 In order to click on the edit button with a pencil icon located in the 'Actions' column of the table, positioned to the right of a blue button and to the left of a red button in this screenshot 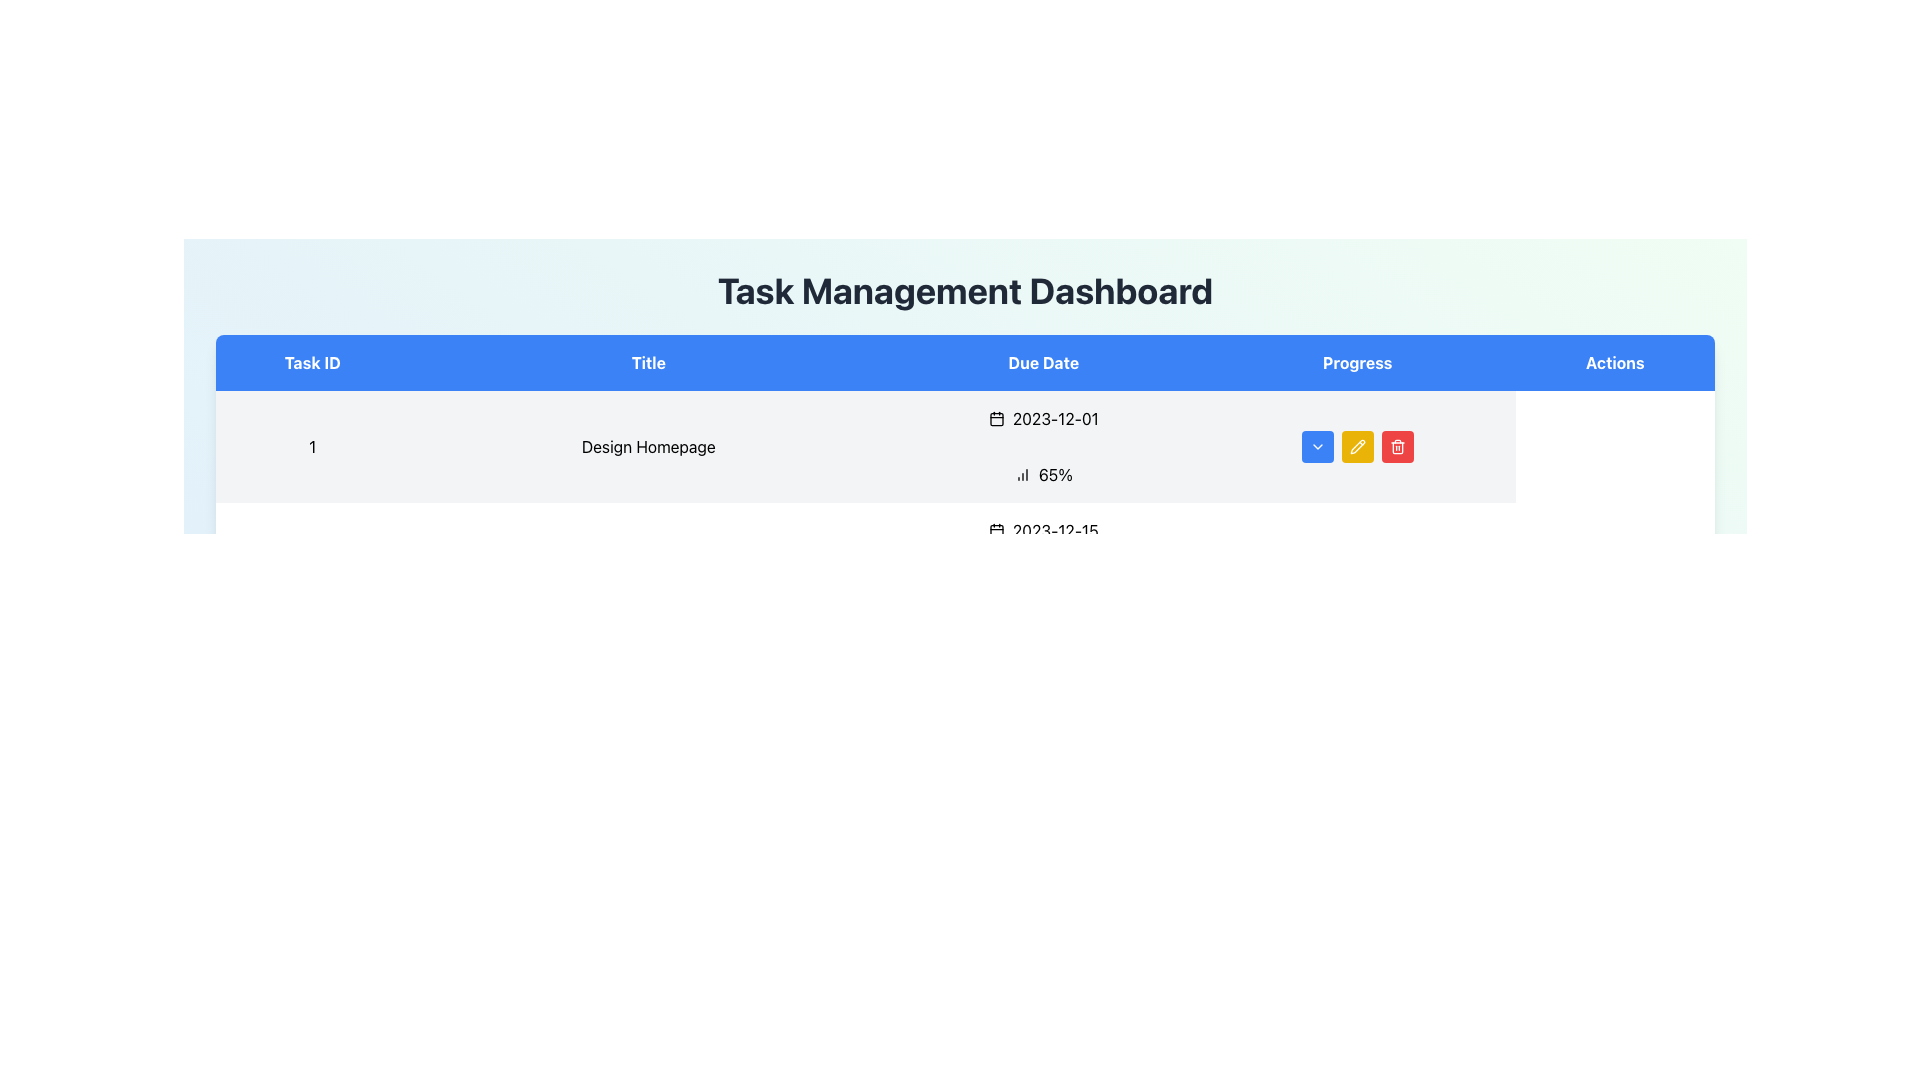, I will do `click(1357, 446)`.